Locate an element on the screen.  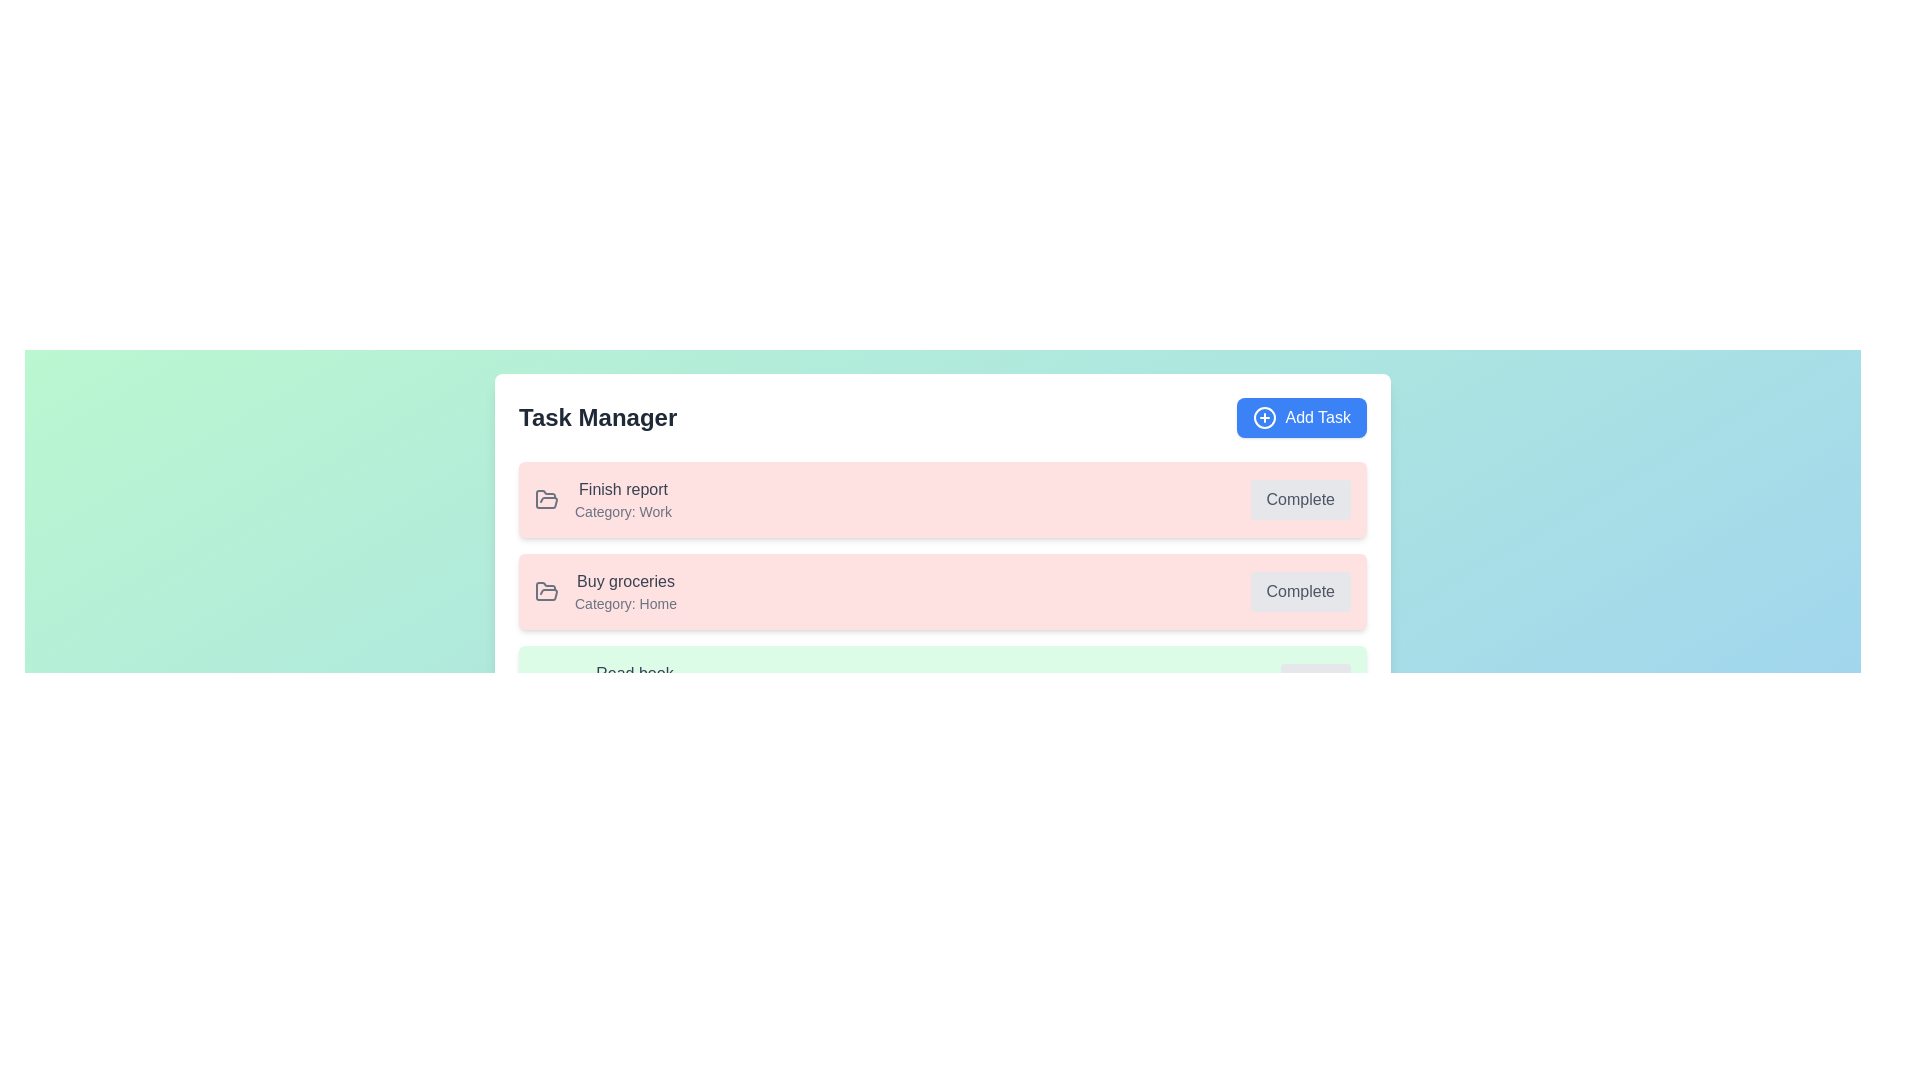
the text display block that shows the main title 'Buy groceries' and the subtitle 'Category: Home', which is the second item in the vertical list under 'Task Manager' is located at coordinates (624, 590).